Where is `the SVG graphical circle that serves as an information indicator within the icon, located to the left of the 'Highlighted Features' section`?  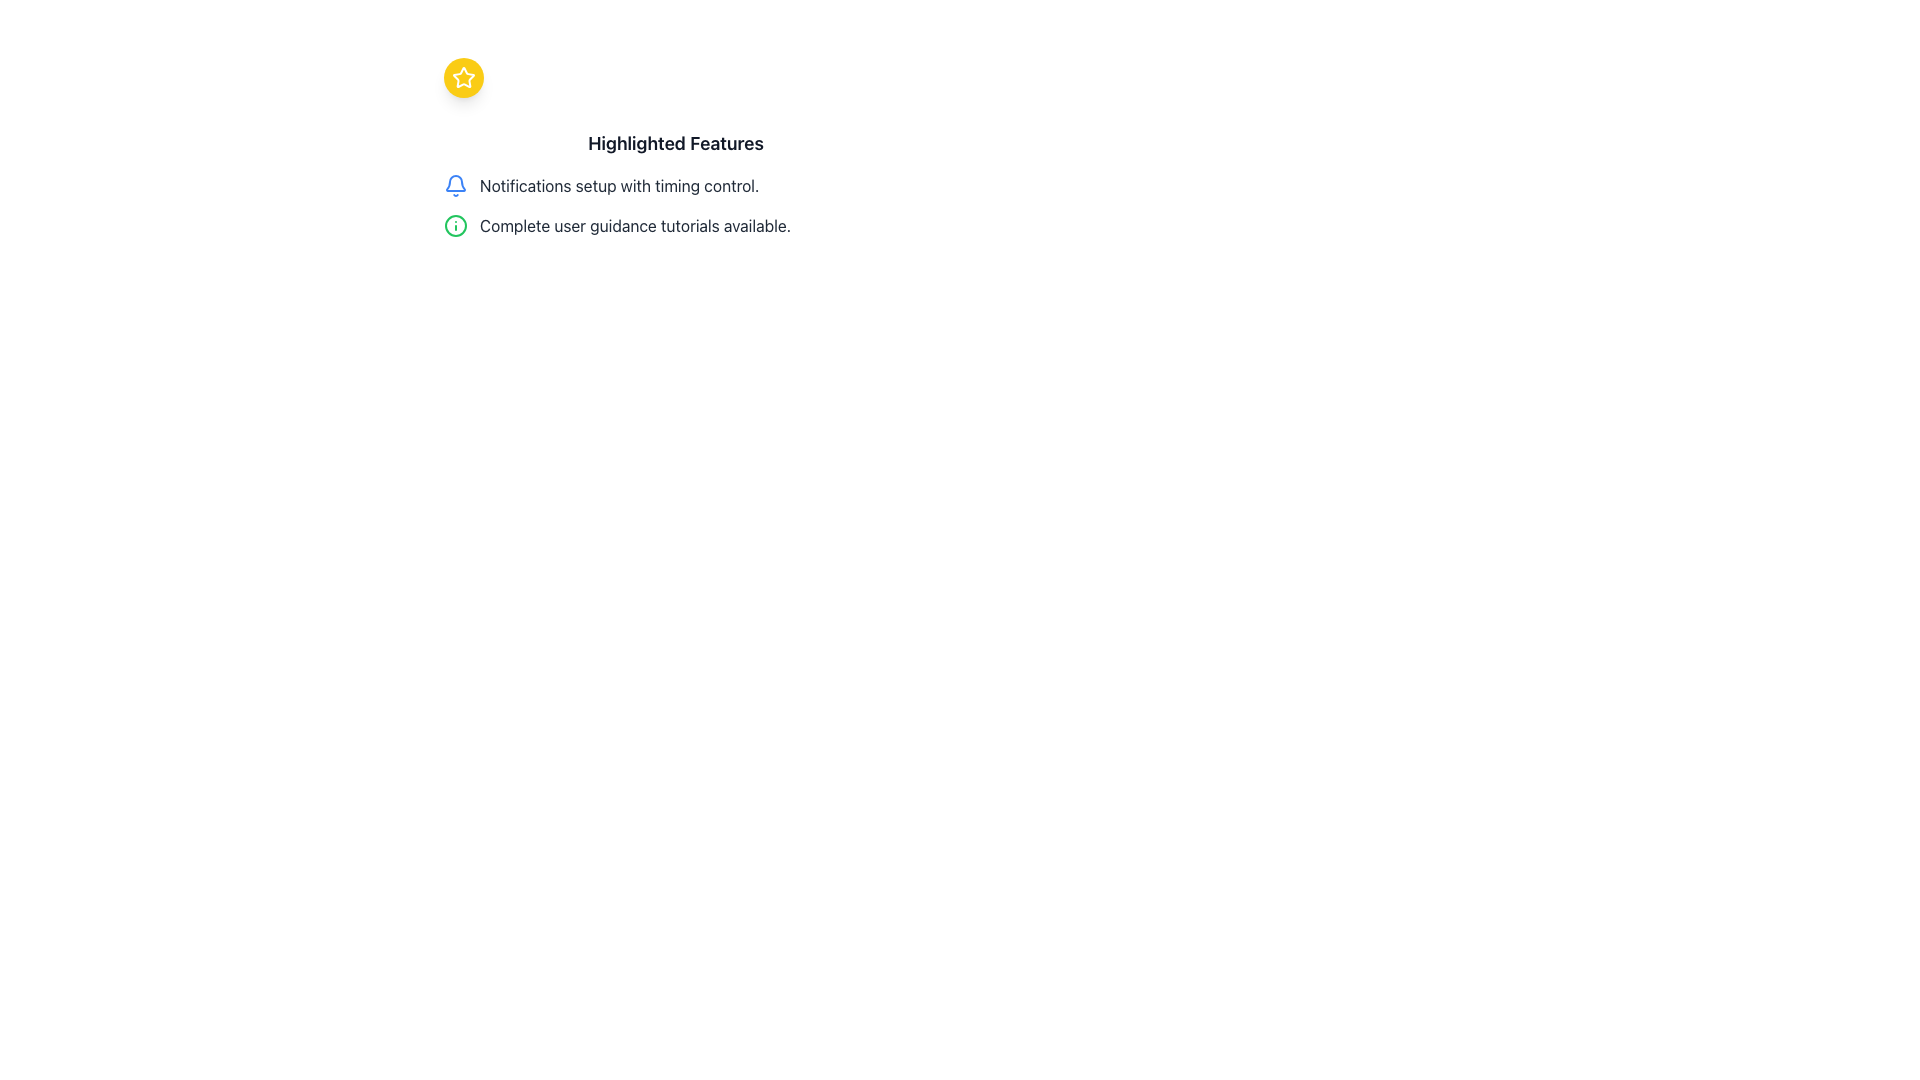 the SVG graphical circle that serves as an information indicator within the icon, located to the left of the 'Highlighted Features' section is located at coordinates (455, 225).